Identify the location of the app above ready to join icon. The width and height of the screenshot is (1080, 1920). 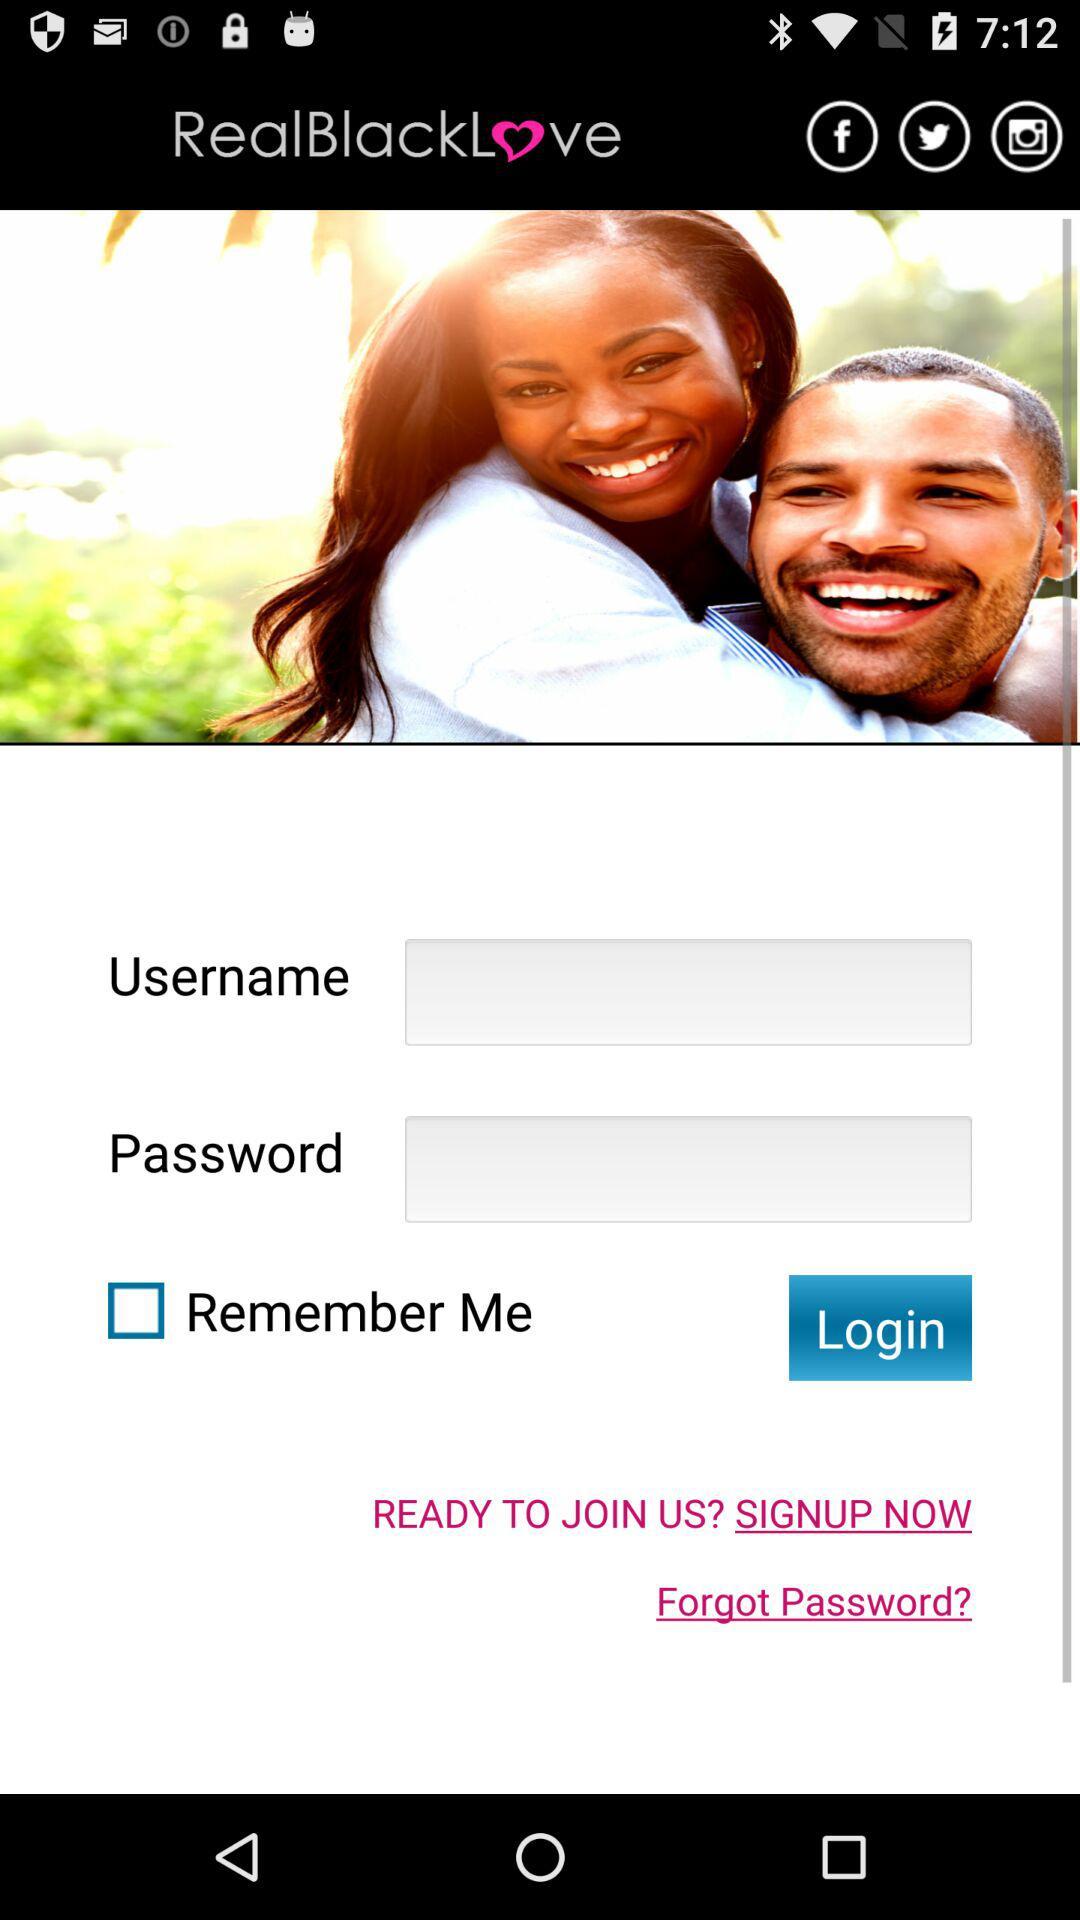
(879, 1327).